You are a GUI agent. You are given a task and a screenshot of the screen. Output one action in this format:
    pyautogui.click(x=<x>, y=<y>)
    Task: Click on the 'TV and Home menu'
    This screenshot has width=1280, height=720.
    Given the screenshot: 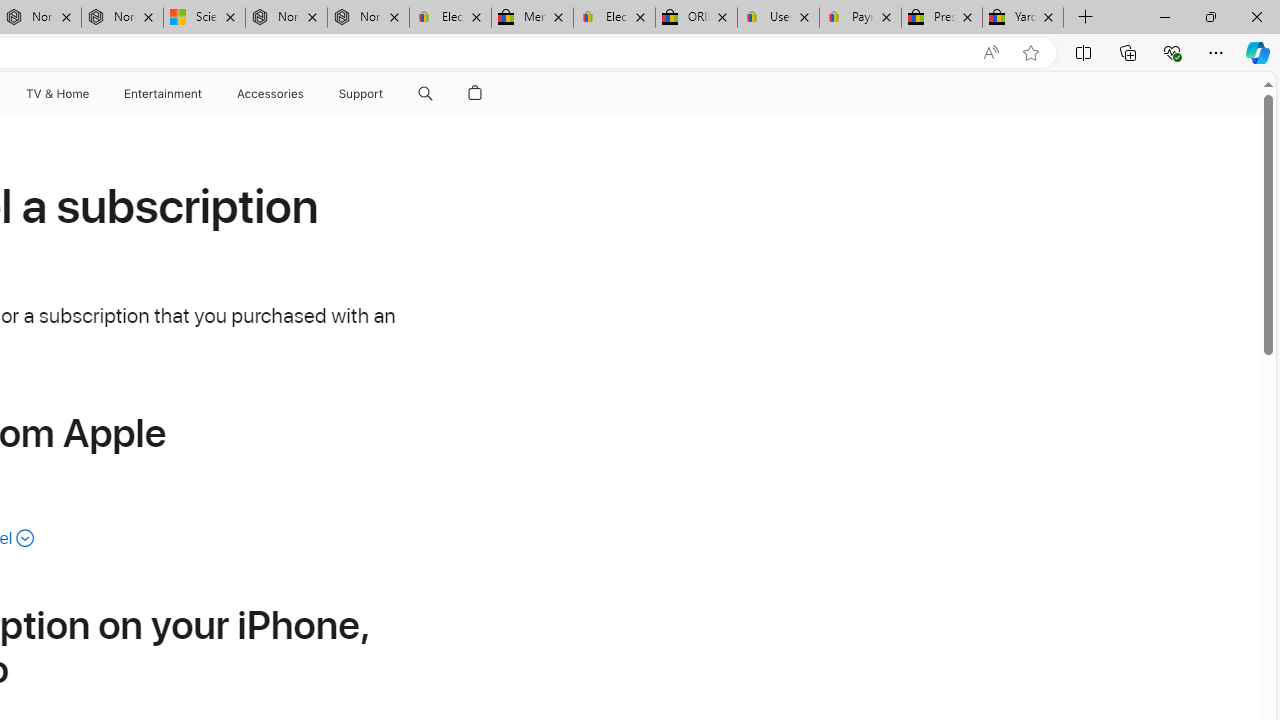 What is the action you would take?
    pyautogui.click(x=92, y=93)
    